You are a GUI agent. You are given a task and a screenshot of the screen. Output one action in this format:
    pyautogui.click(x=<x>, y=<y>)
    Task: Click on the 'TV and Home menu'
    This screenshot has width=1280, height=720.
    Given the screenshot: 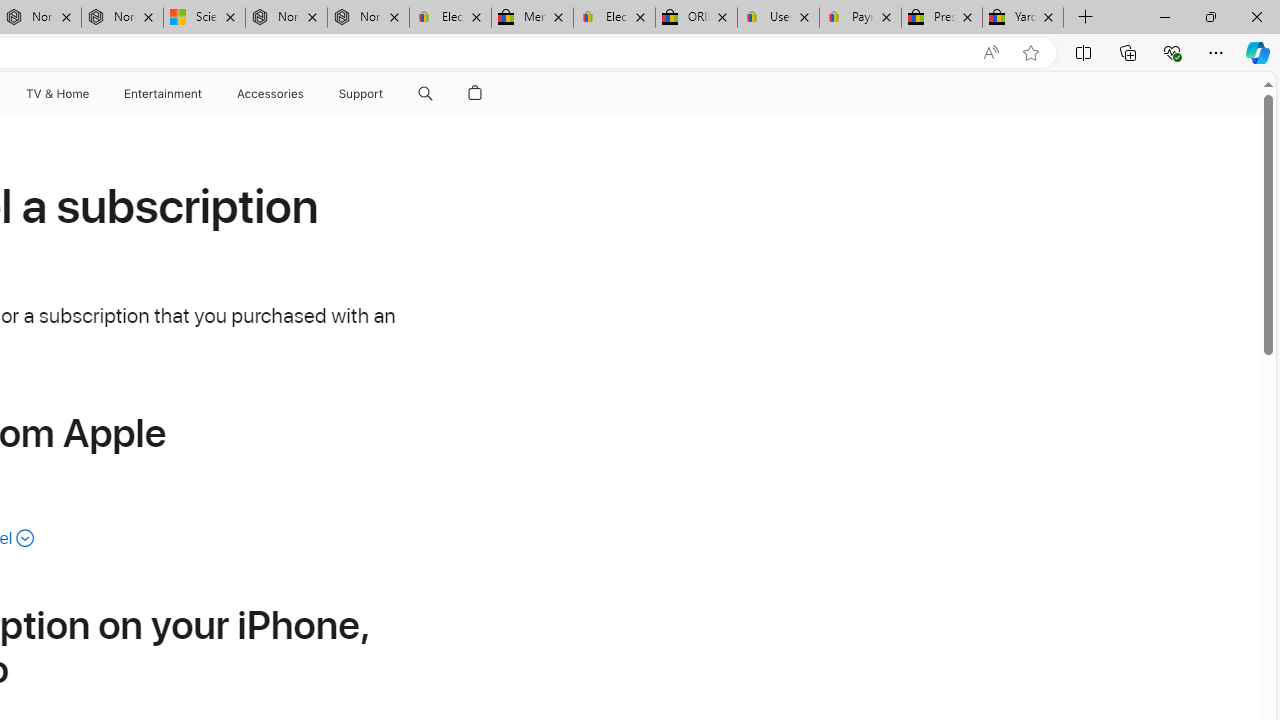 What is the action you would take?
    pyautogui.click(x=92, y=93)
    